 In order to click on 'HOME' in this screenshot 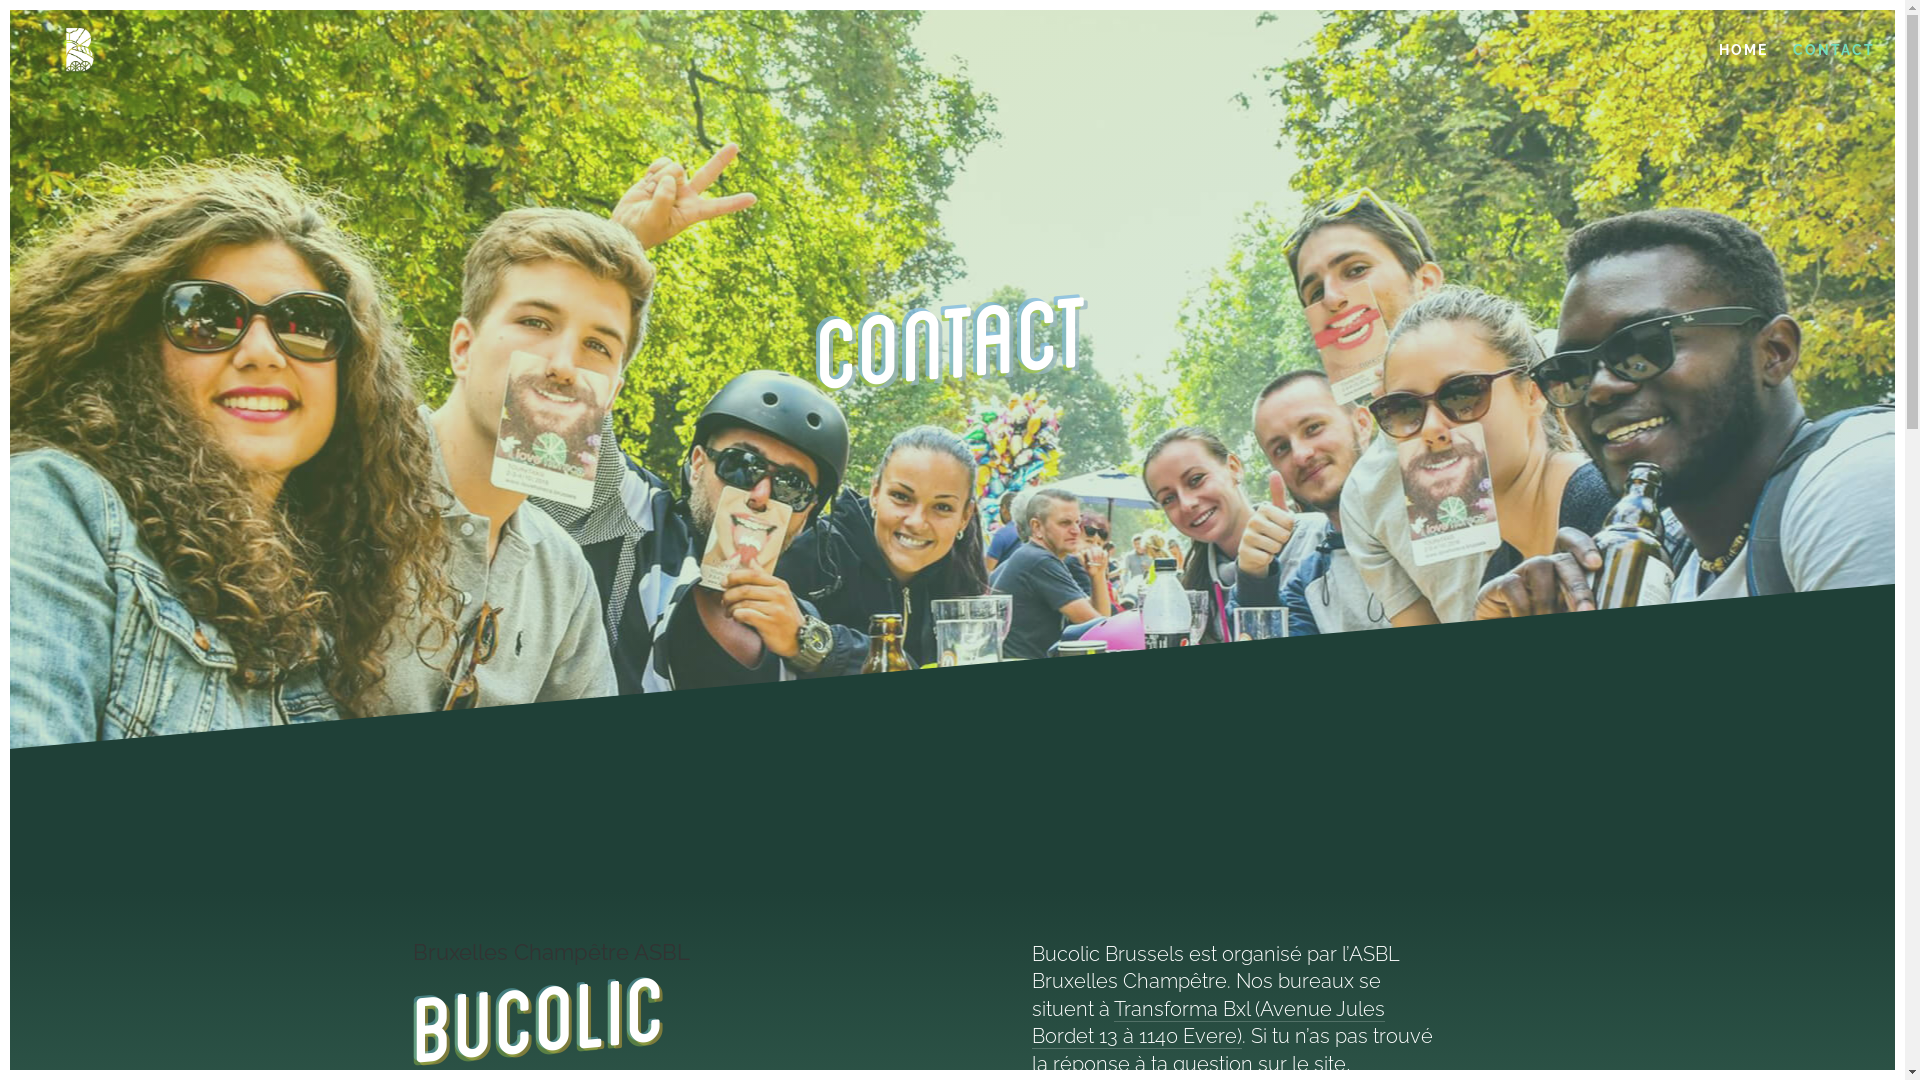, I will do `click(1742, 65)`.